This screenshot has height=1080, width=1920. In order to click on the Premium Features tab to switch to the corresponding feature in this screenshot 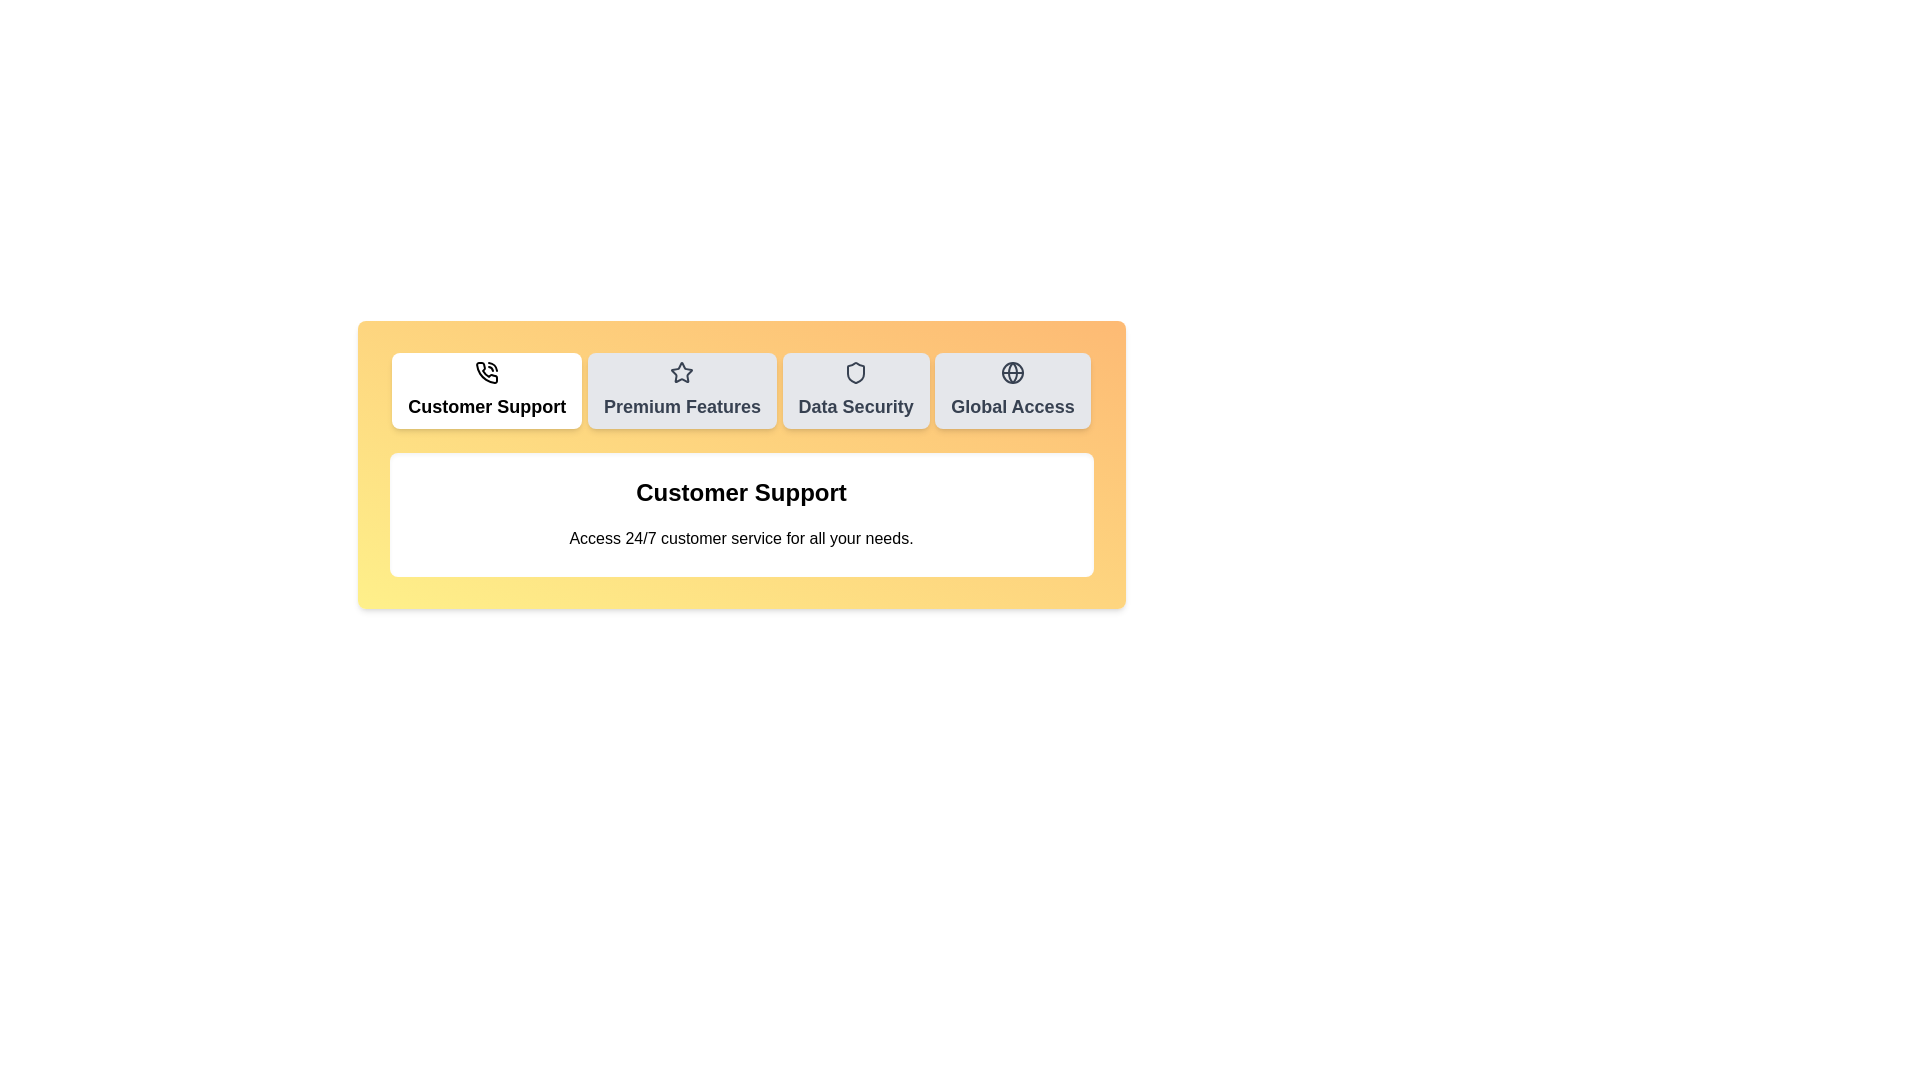, I will do `click(682, 390)`.